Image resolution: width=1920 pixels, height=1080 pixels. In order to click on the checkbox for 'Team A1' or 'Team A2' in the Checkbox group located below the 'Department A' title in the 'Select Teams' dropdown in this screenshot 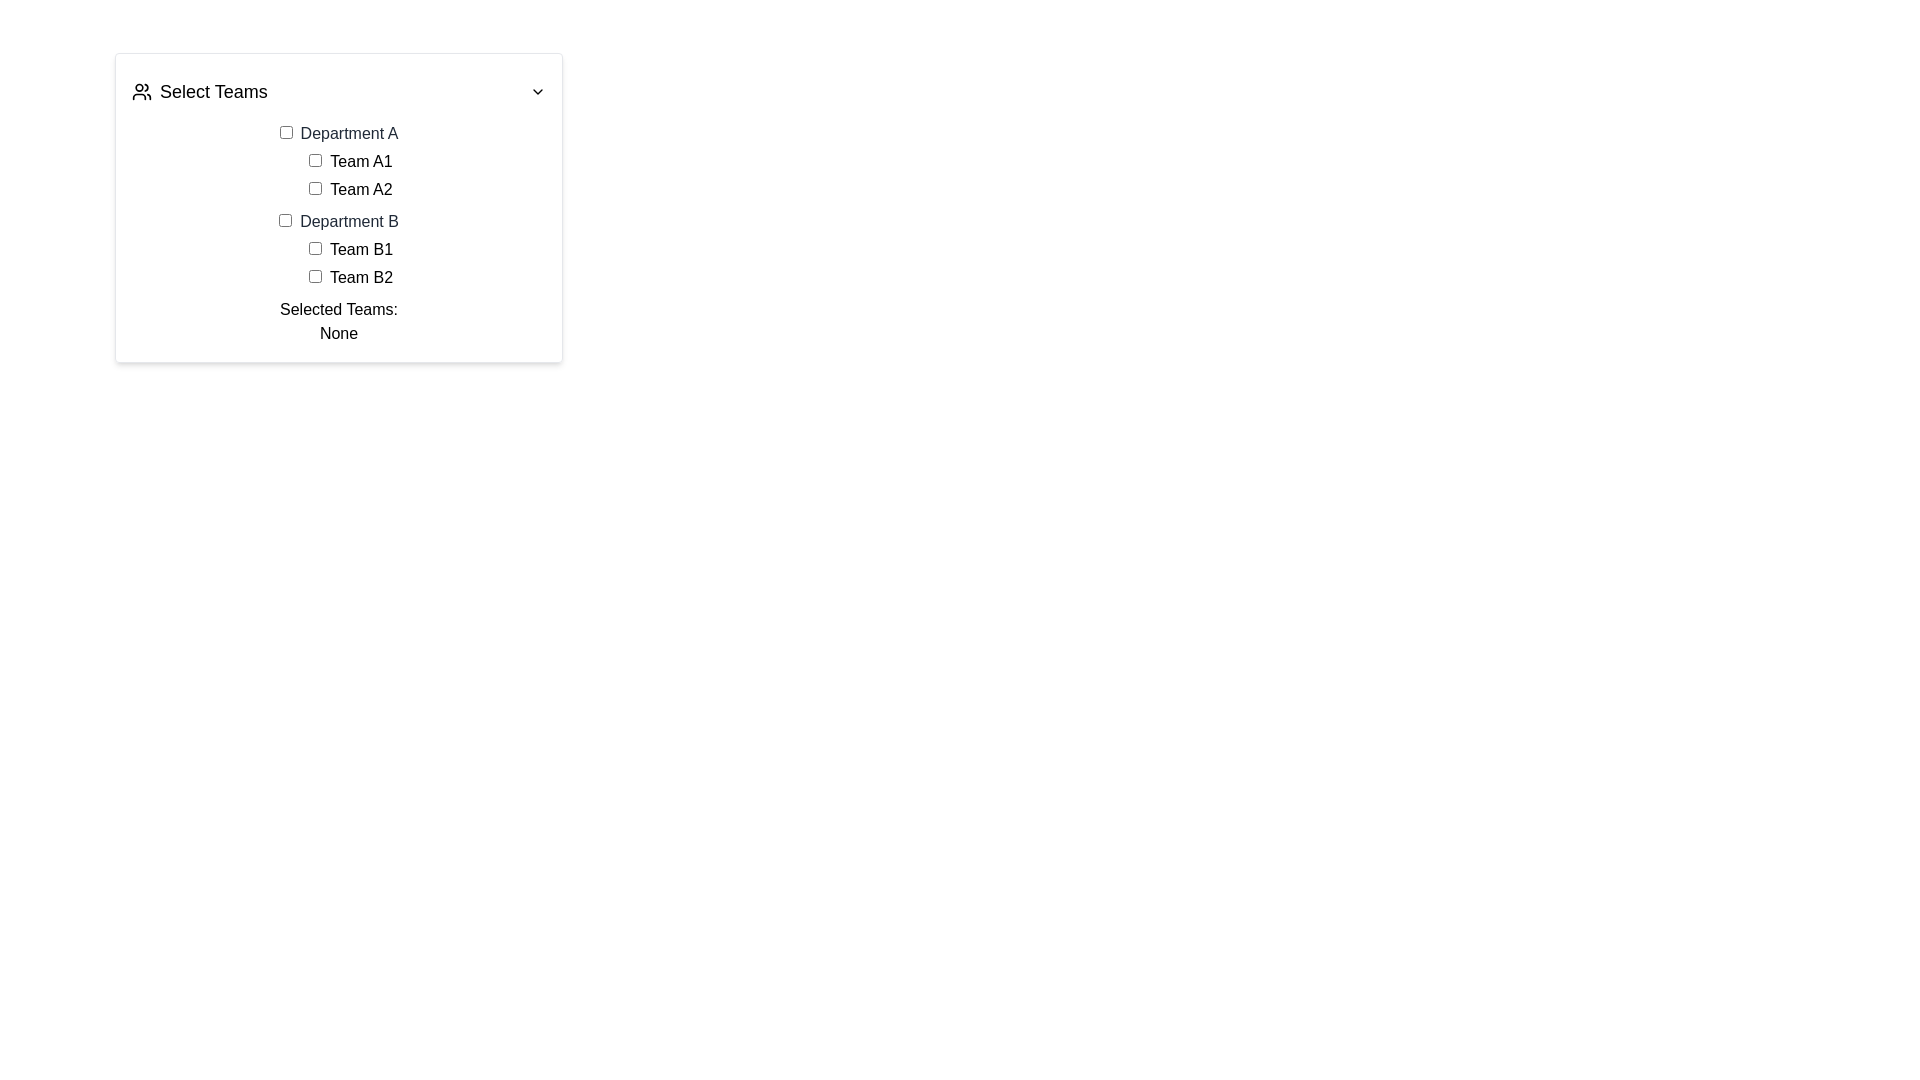, I will do `click(350, 175)`.